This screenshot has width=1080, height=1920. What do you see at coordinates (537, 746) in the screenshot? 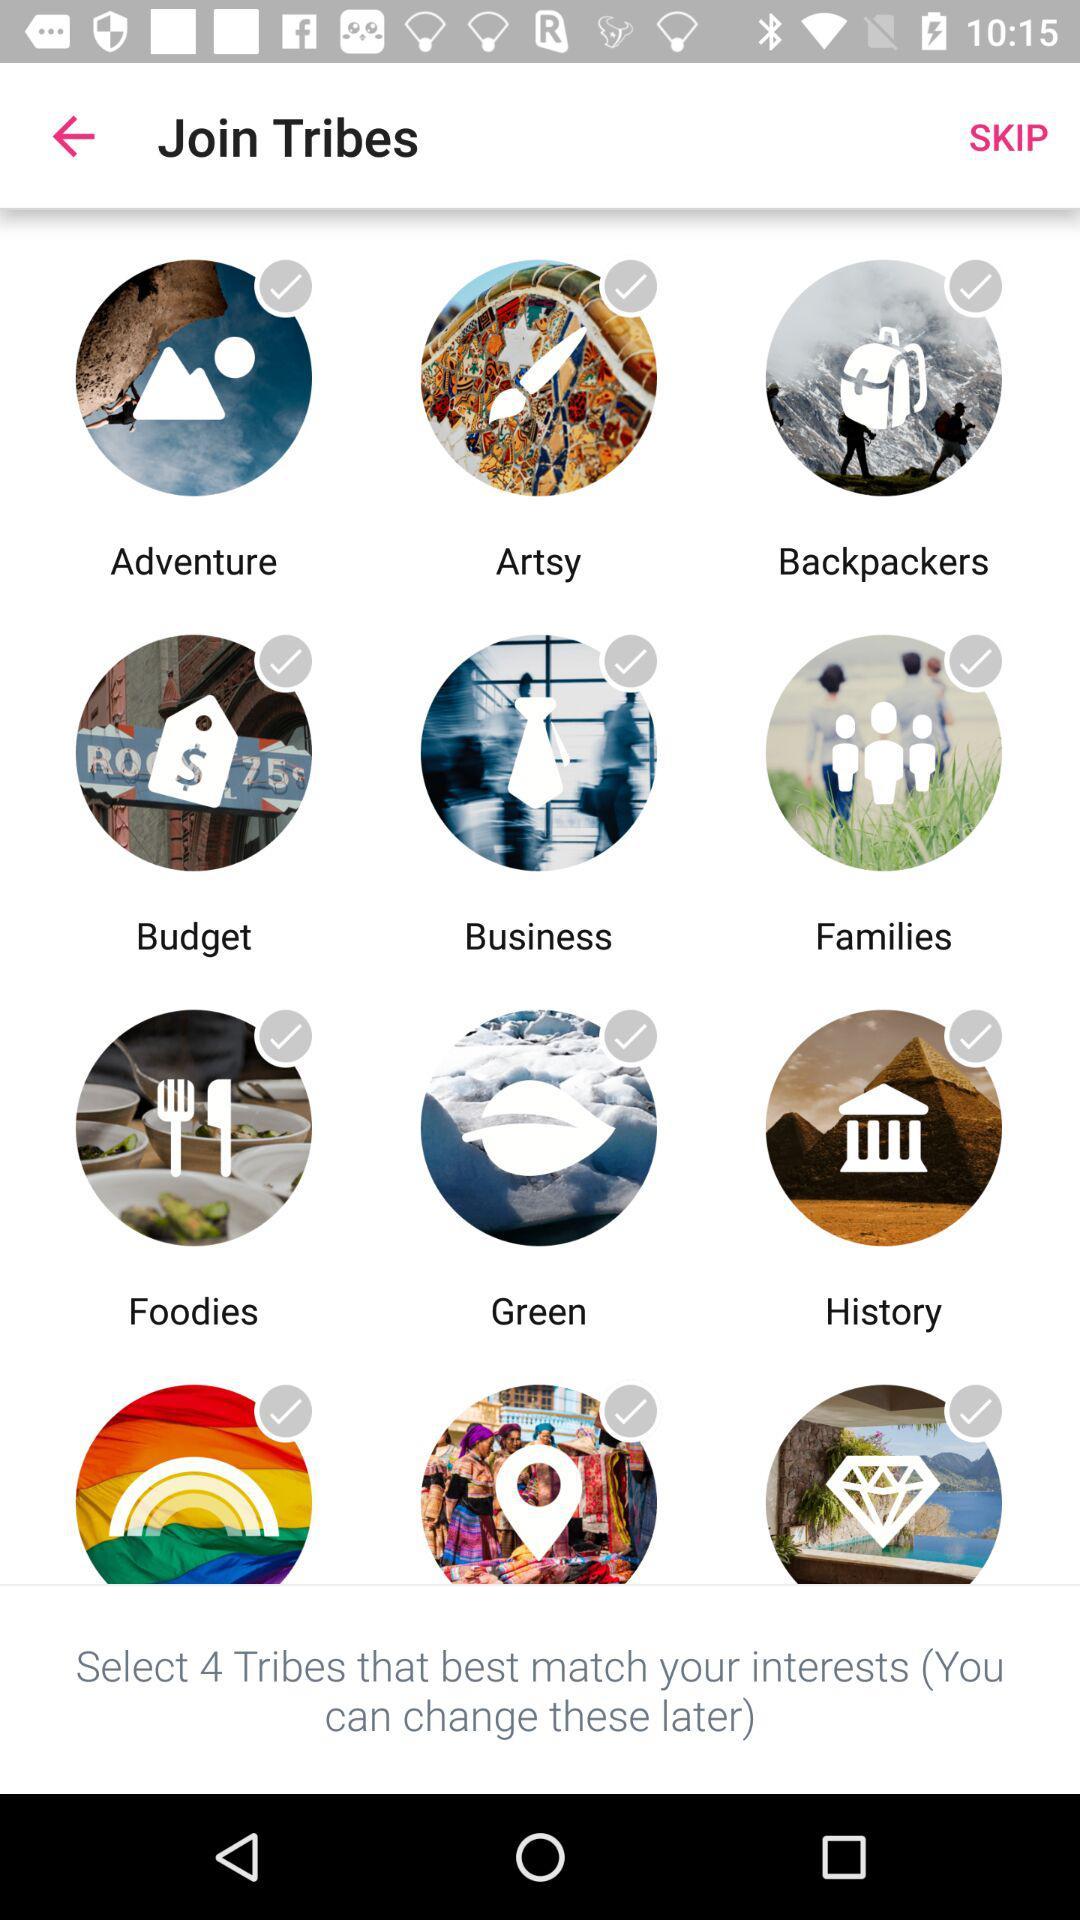
I see `the business tribe page` at bounding box center [537, 746].